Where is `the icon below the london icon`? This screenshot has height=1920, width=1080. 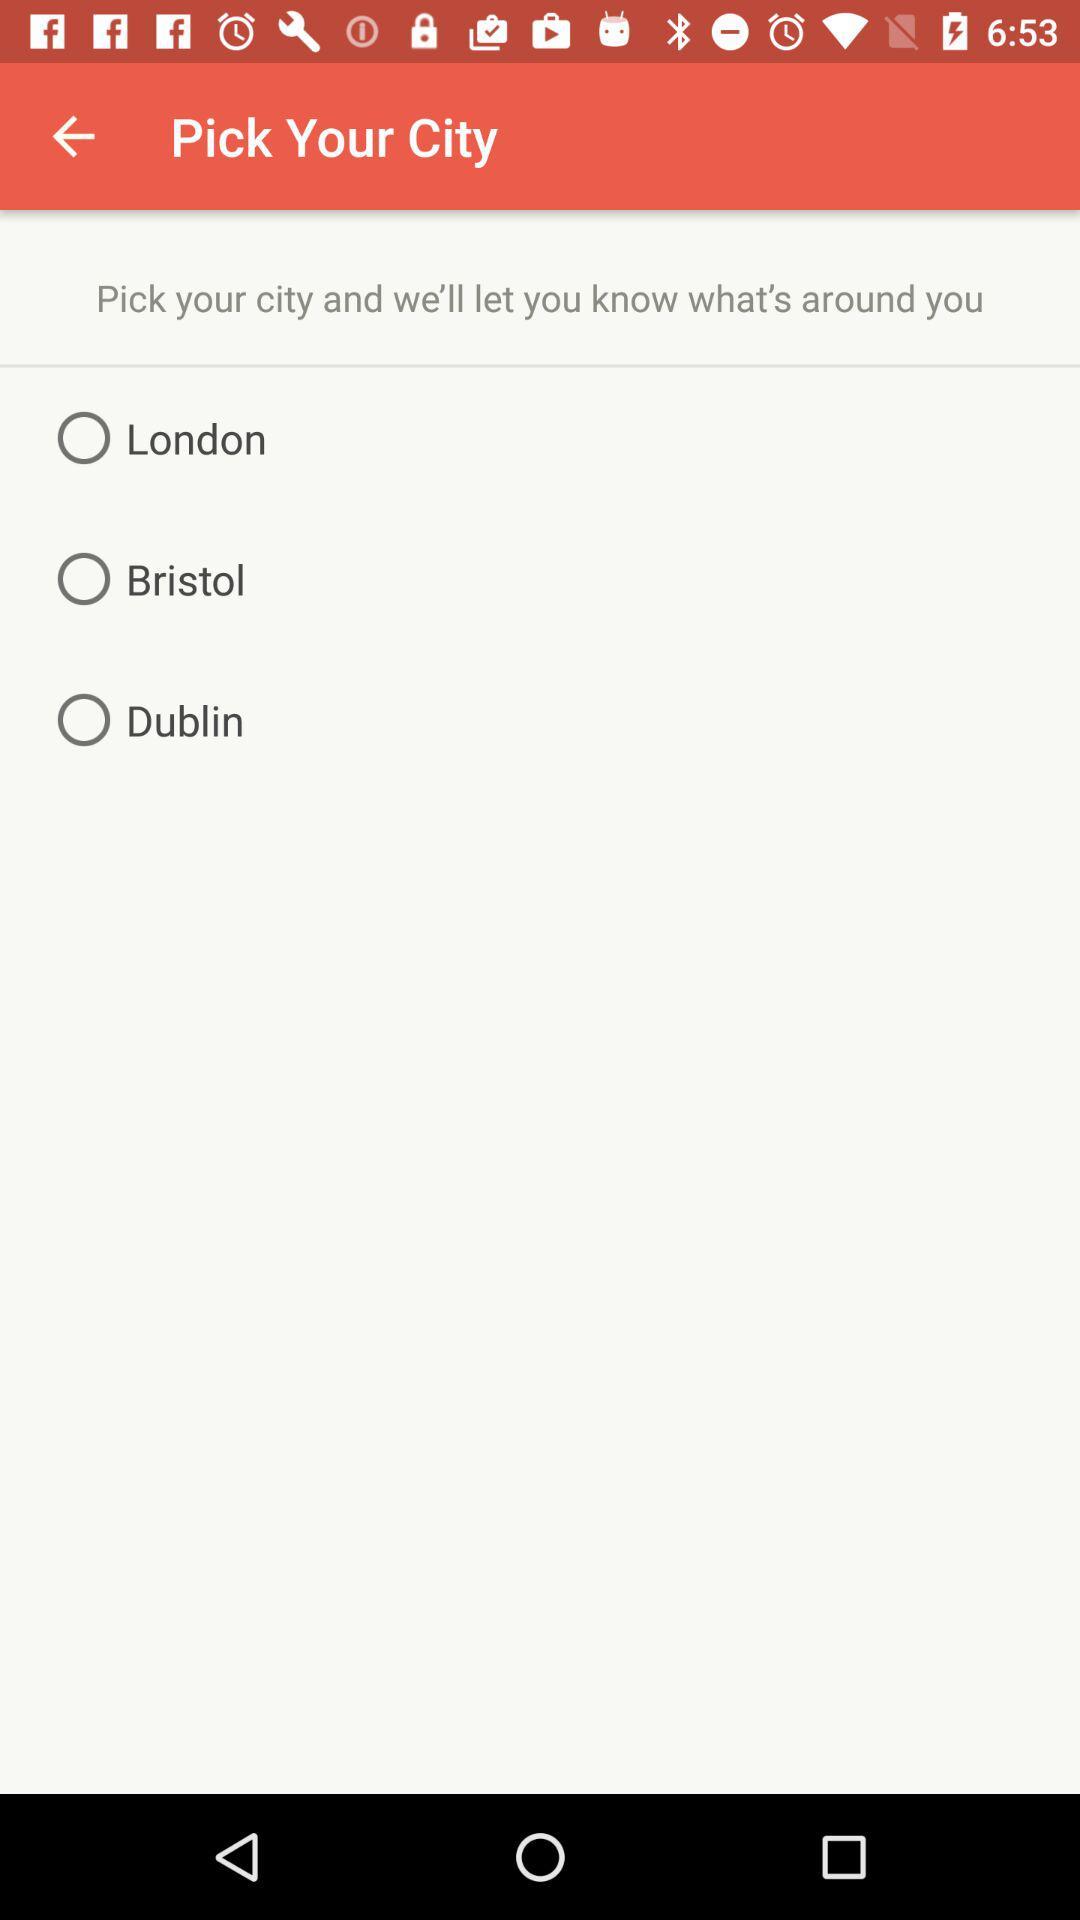 the icon below the london icon is located at coordinates (142, 578).